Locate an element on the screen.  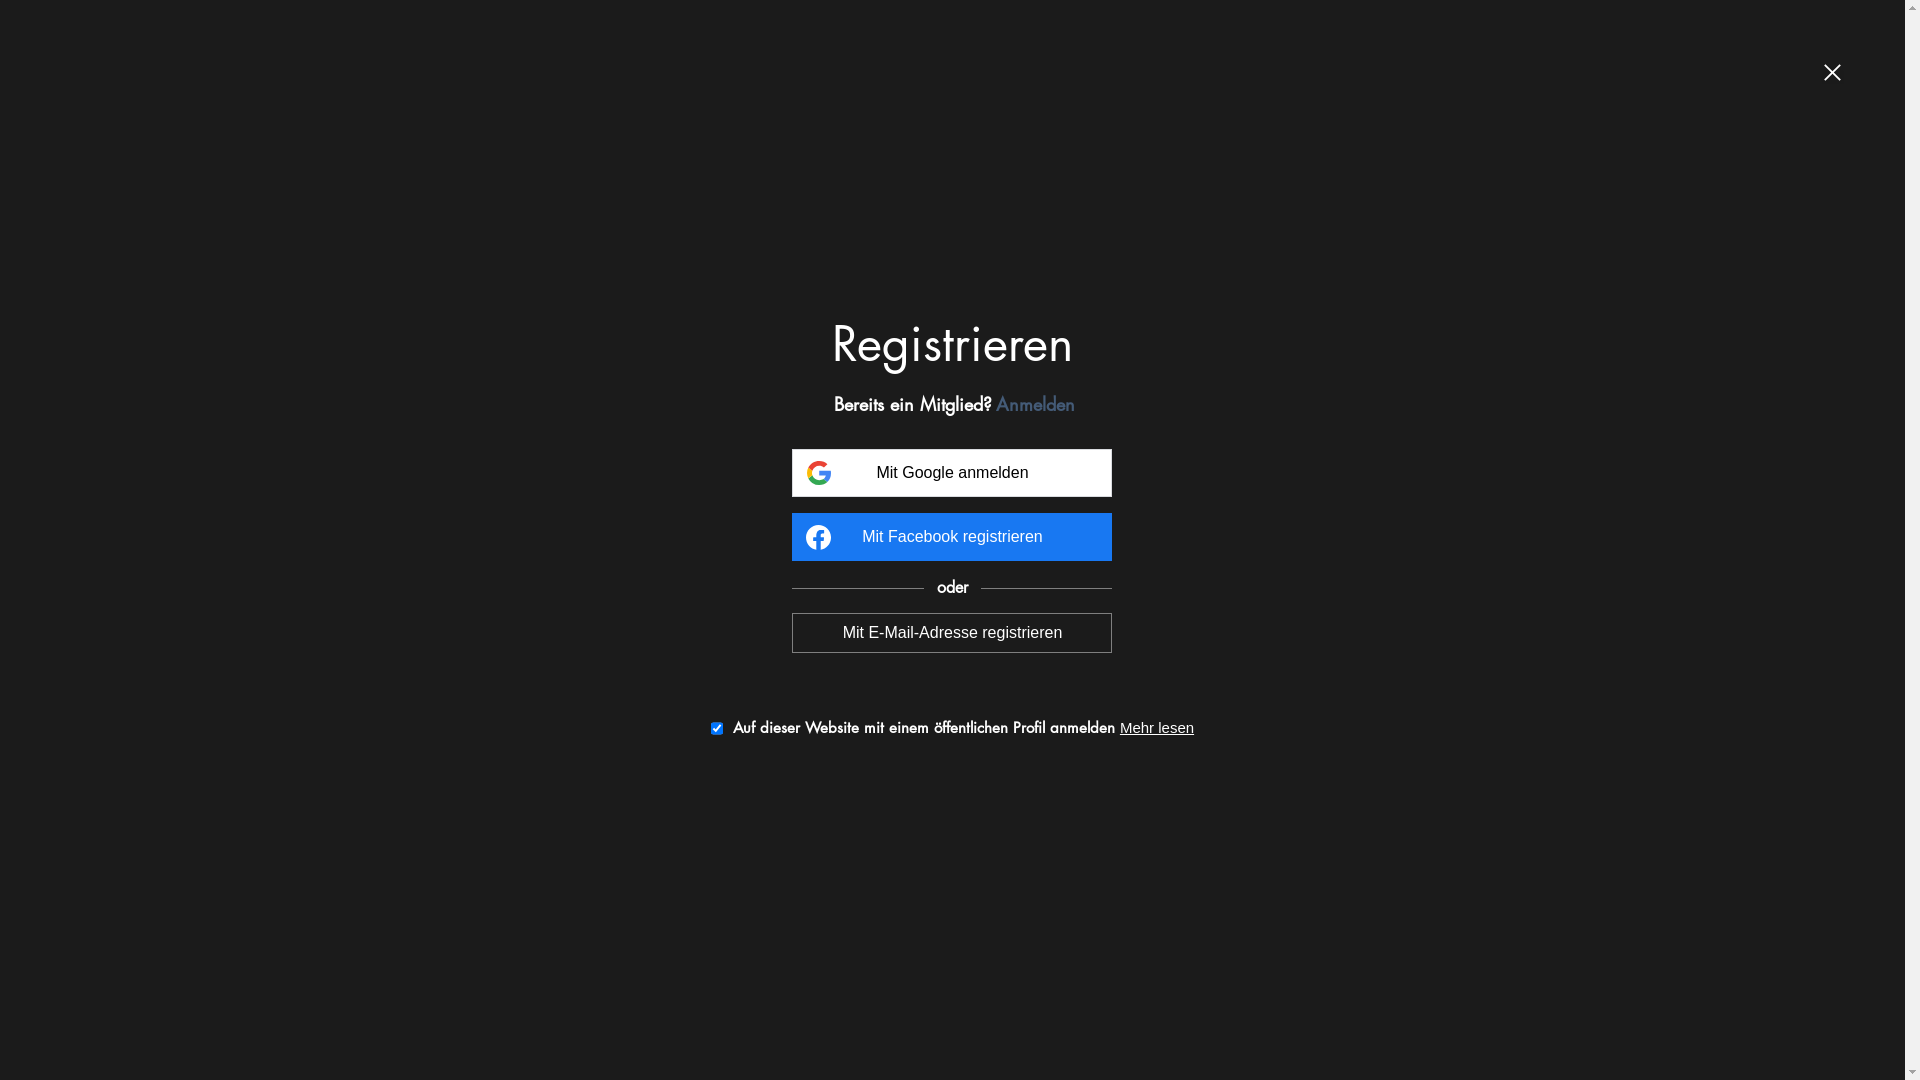
'Mit Google anmelden' is located at coordinates (950, 473).